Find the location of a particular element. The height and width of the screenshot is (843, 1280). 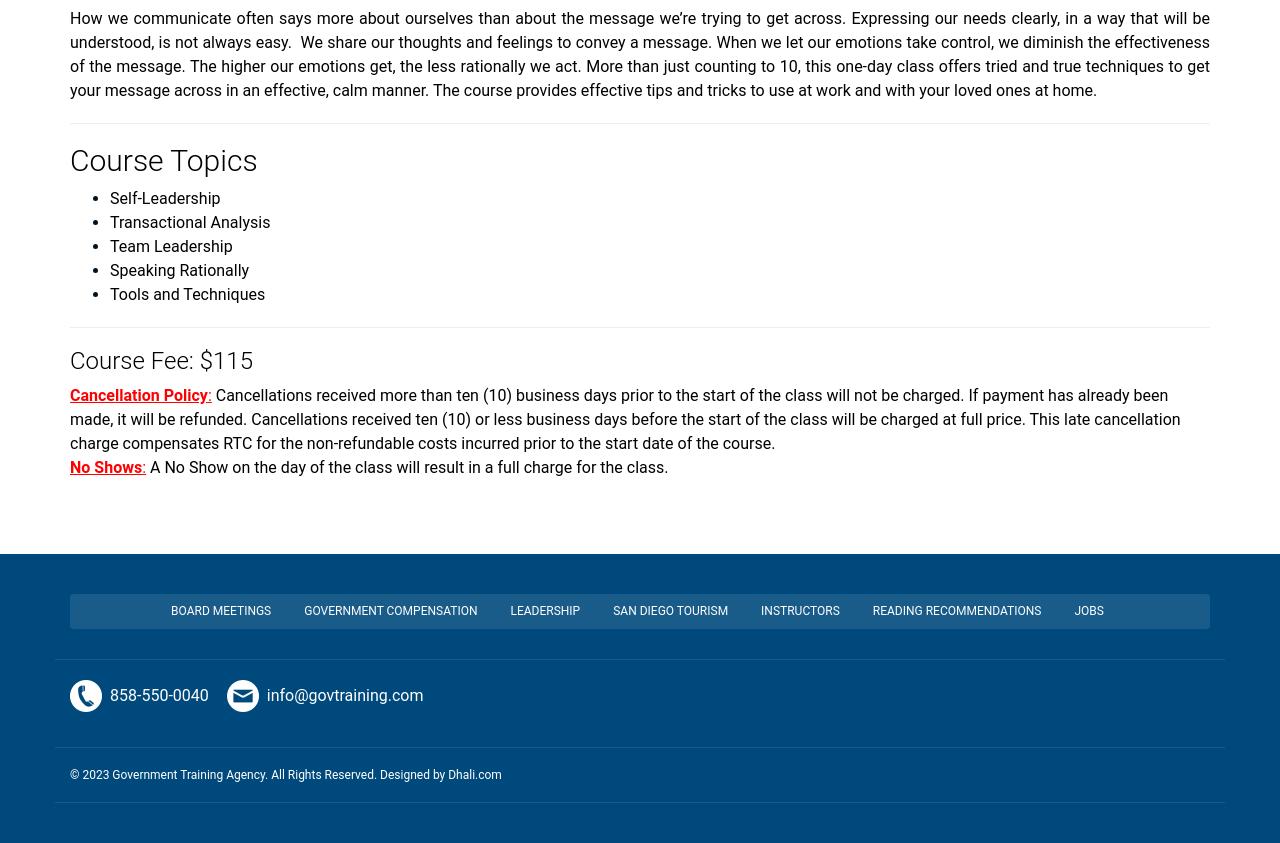

'858-550-0040' is located at coordinates (157, 693).